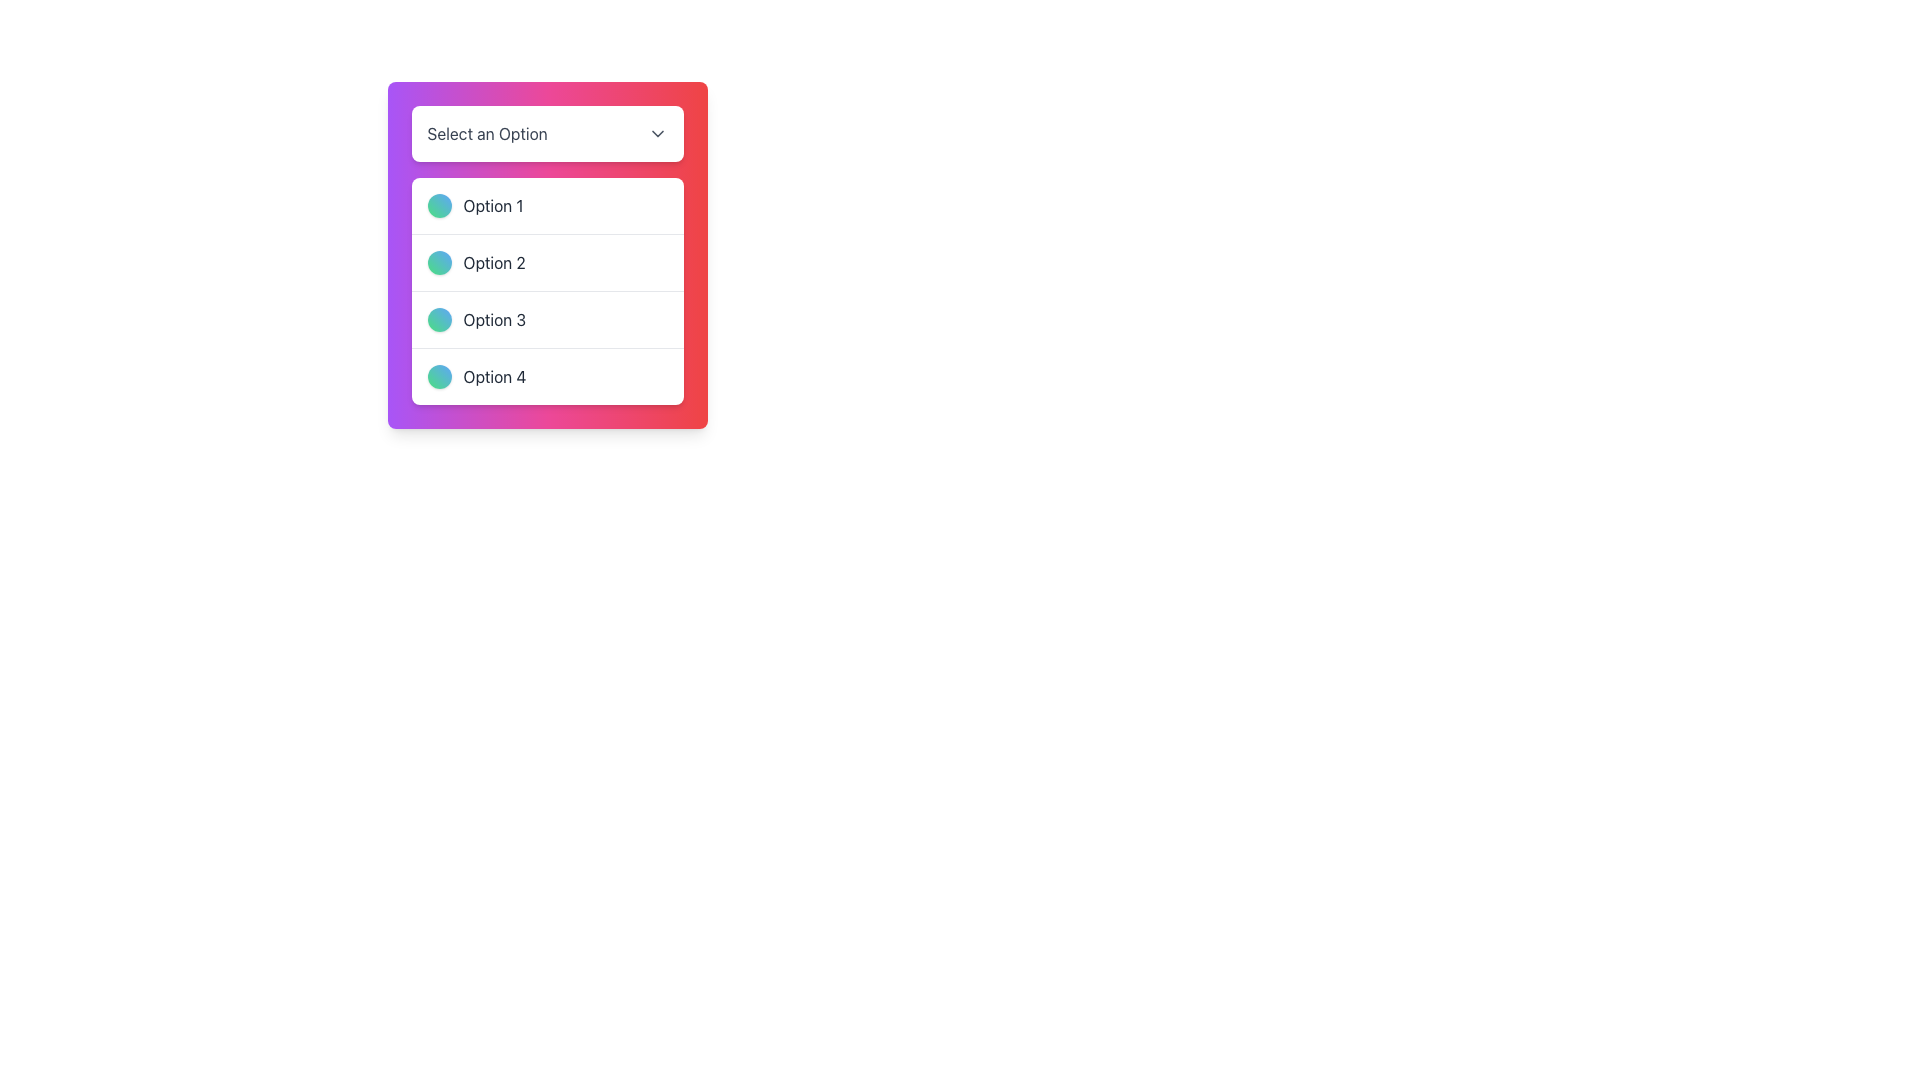 Image resolution: width=1920 pixels, height=1080 pixels. Describe the element at coordinates (547, 254) in the screenshot. I see `the second selectable option within the dropdown list` at that location.